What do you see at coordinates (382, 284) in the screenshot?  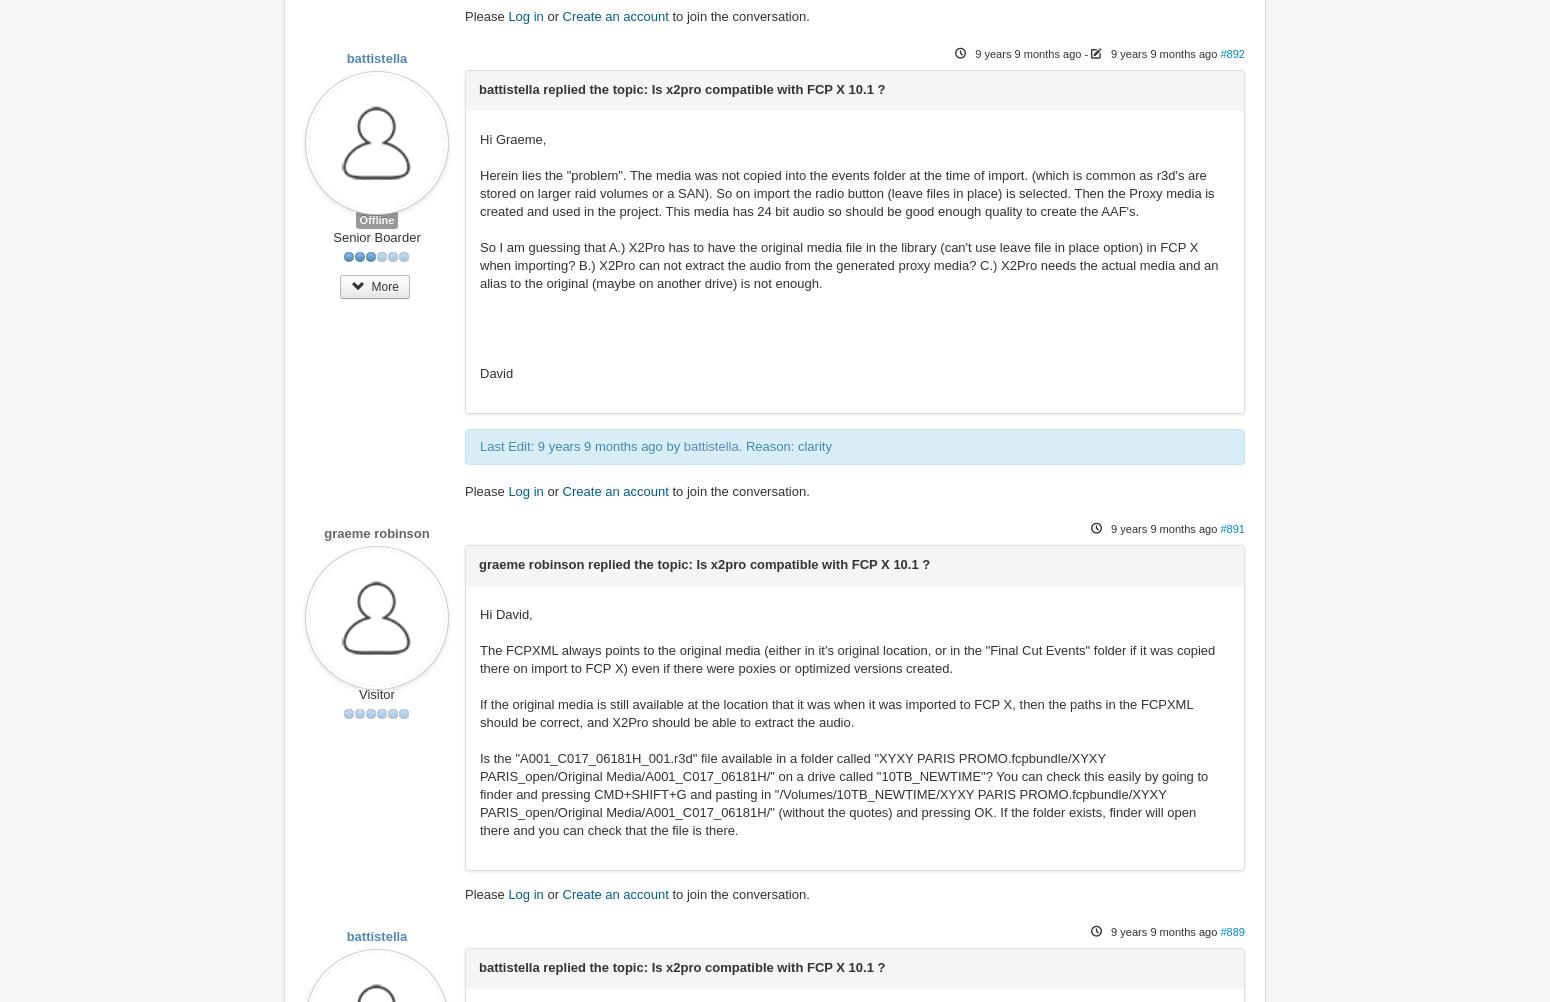 I see `'More'` at bounding box center [382, 284].